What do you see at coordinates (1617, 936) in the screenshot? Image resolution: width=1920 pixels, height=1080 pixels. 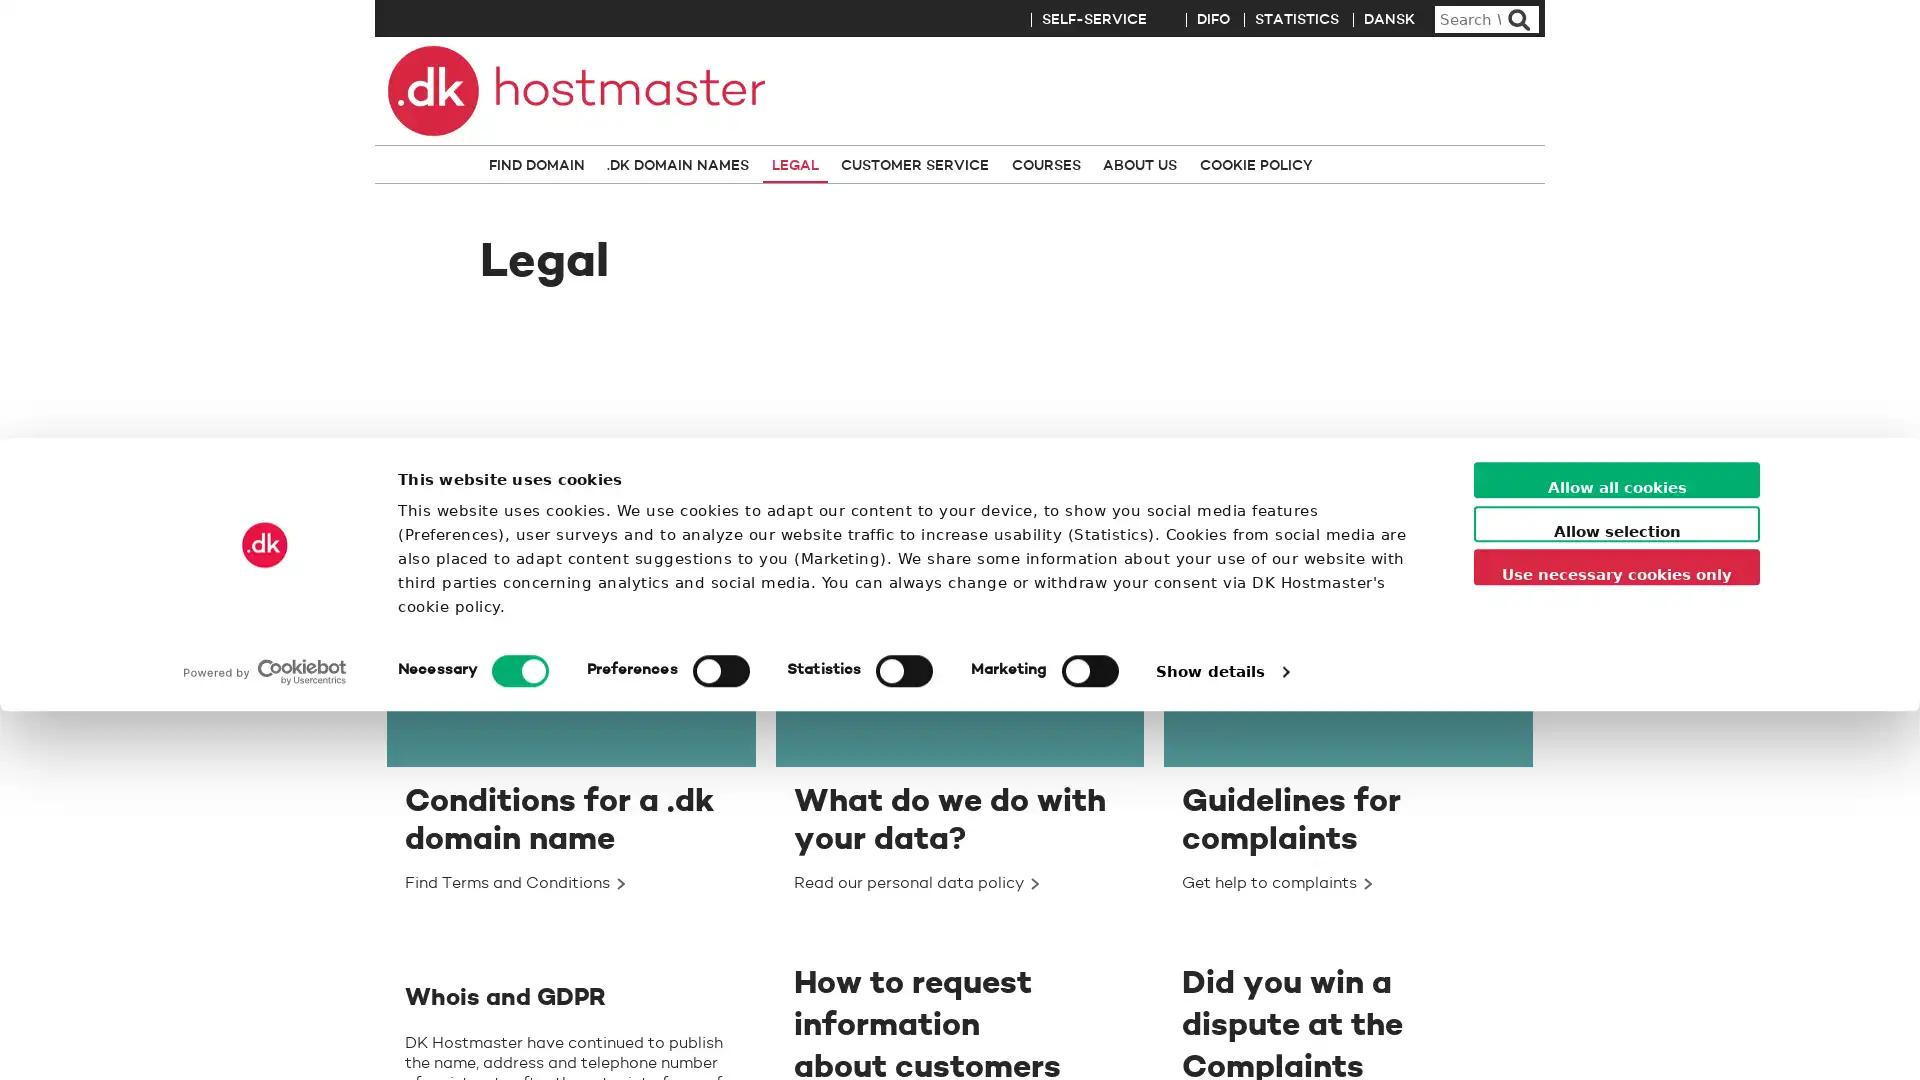 I see `Use necessary cookies only` at bounding box center [1617, 936].